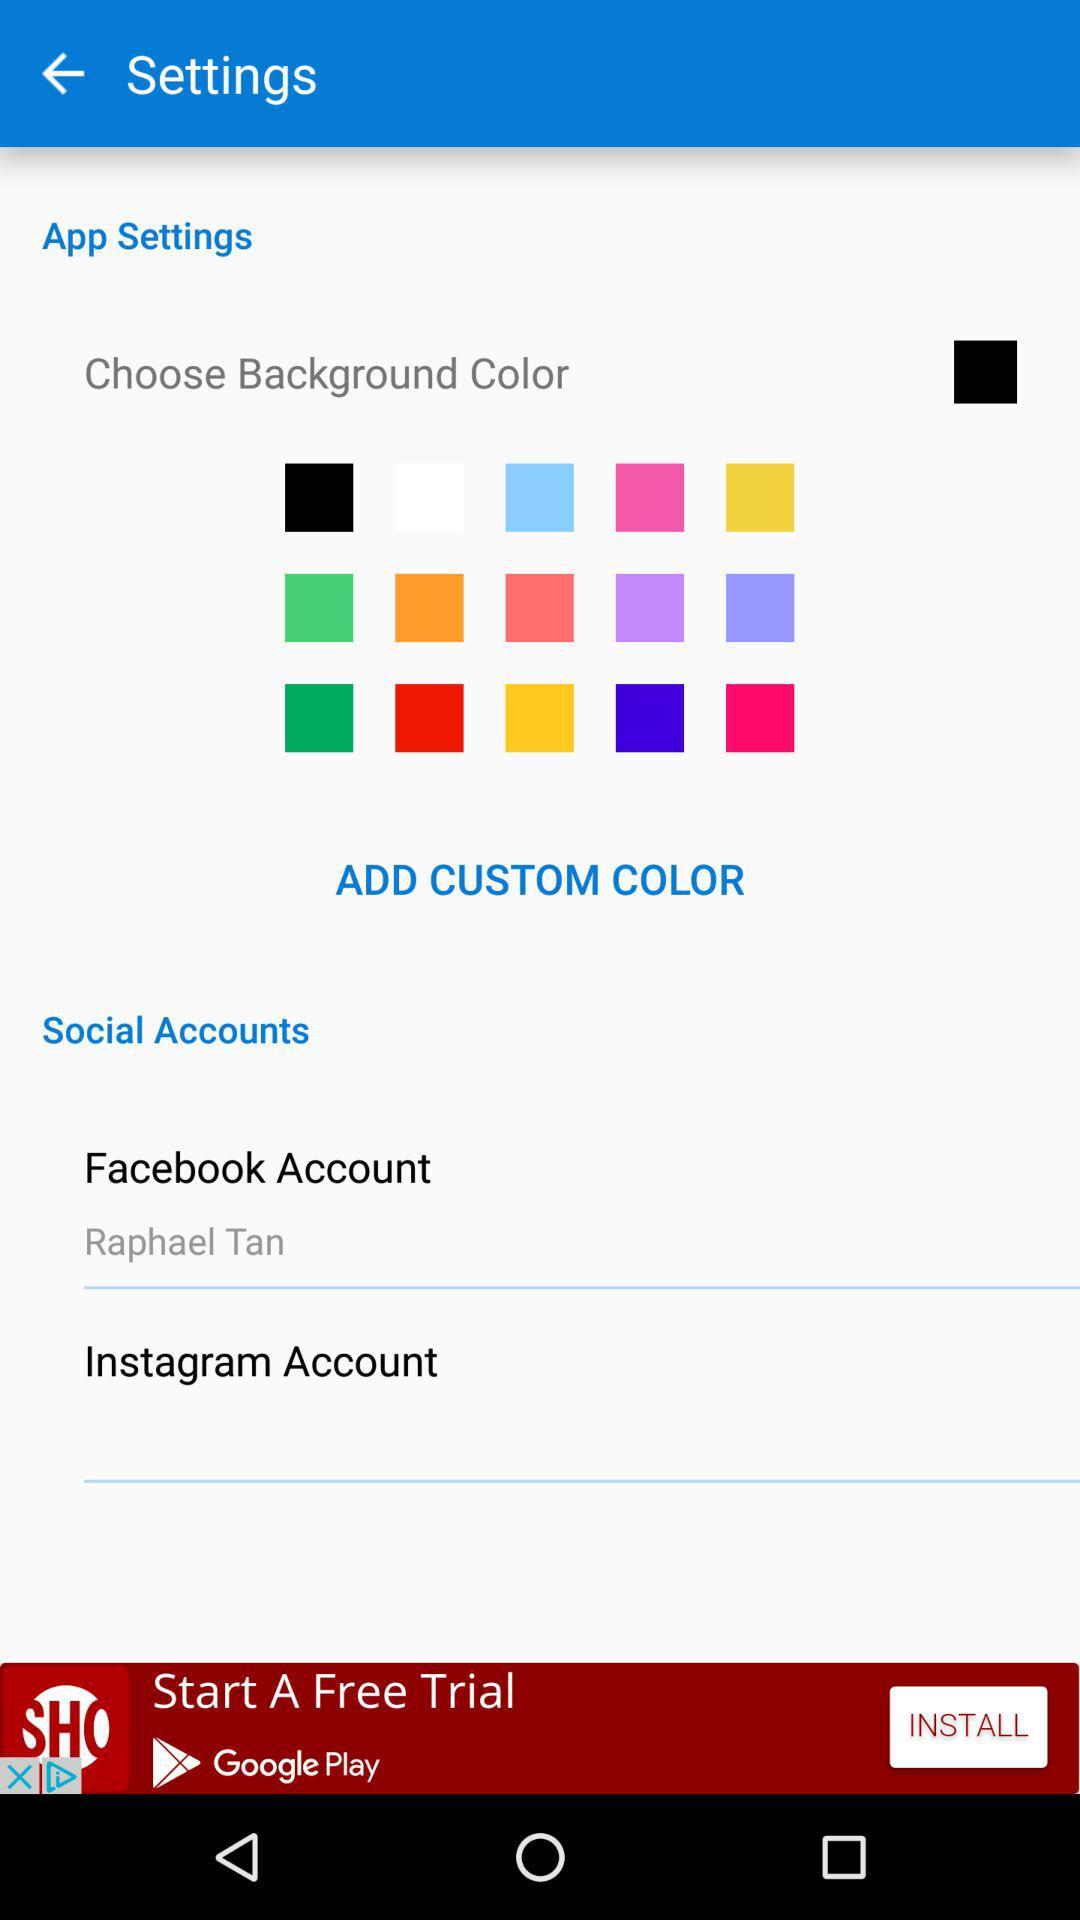  Describe the element at coordinates (649, 497) in the screenshot. I see `set background color to pink` at that location.